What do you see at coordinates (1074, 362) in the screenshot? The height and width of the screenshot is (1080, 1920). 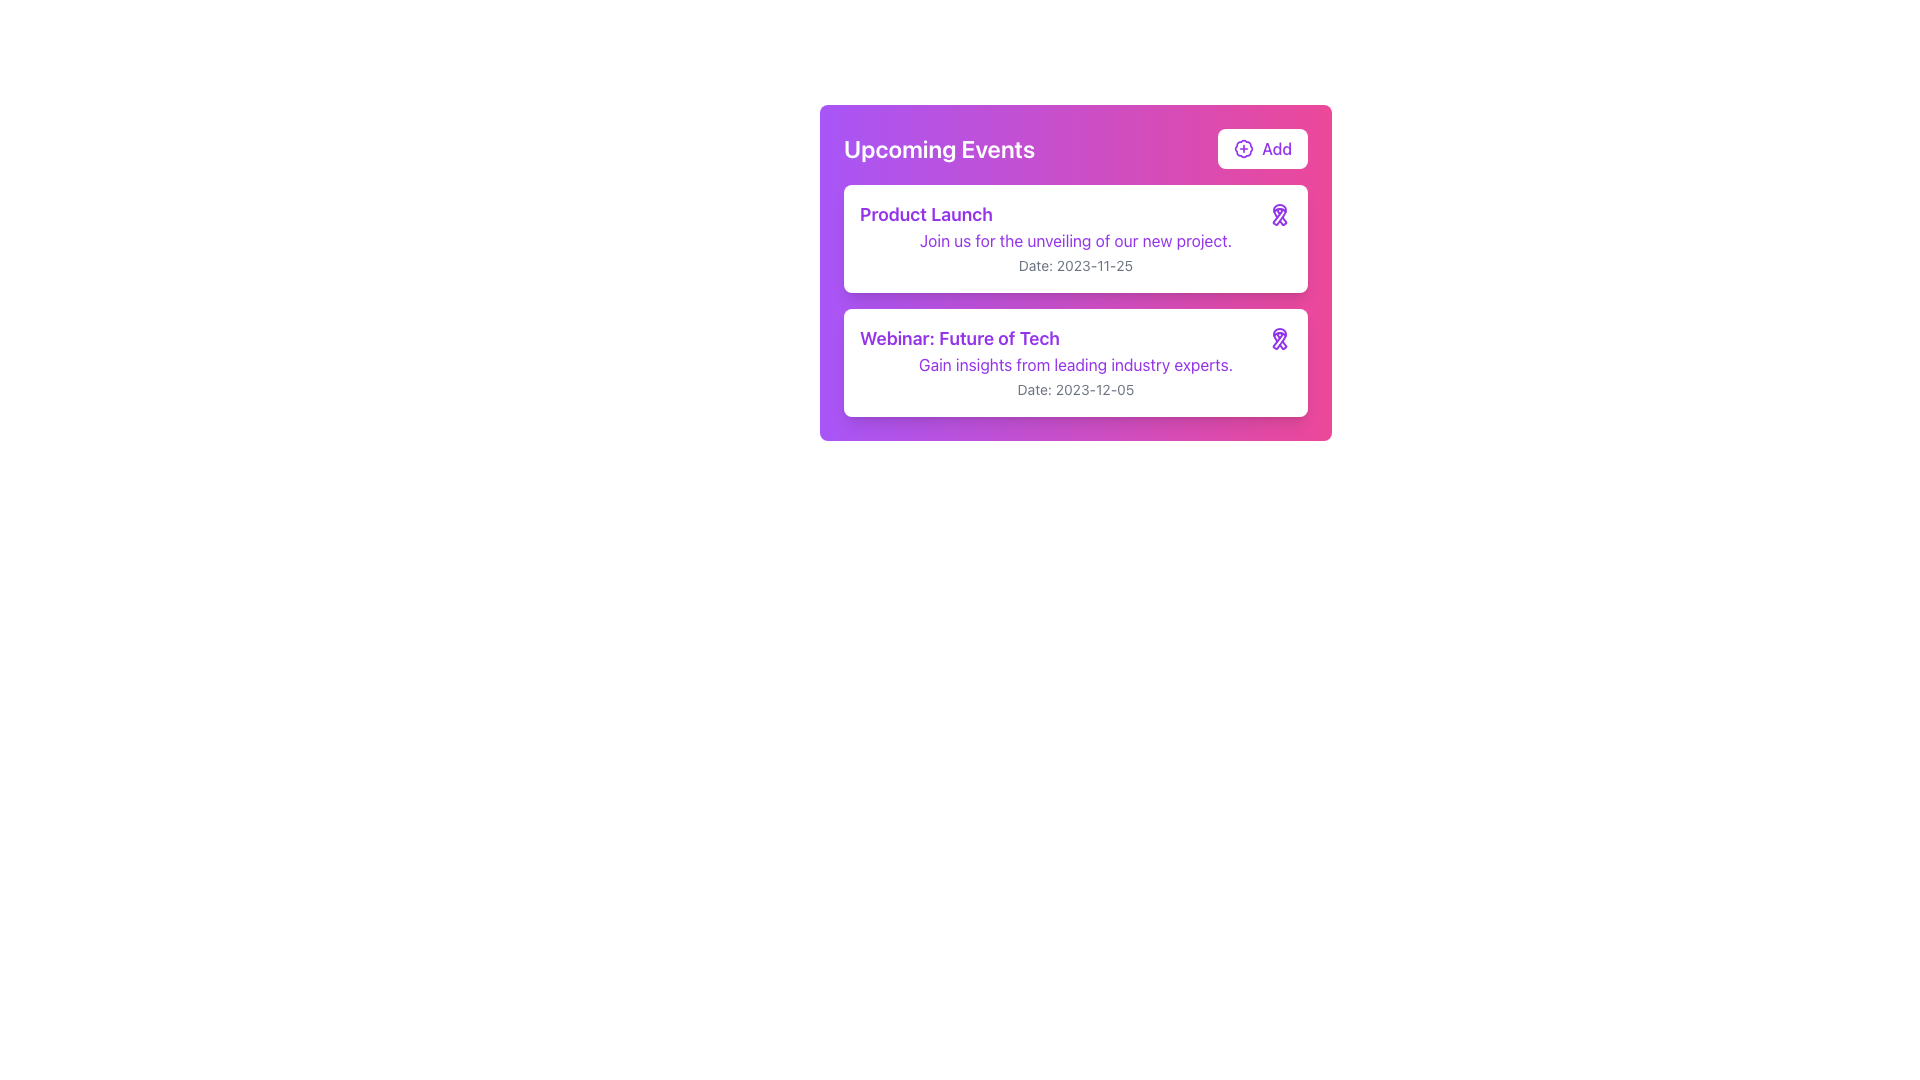 I see `details from the Information Card displaying event details for the 'Future of Tech' webinar, which is the second item in the vertical list under the 'Upcoming Events' card` at bounding box center [1074, 362].